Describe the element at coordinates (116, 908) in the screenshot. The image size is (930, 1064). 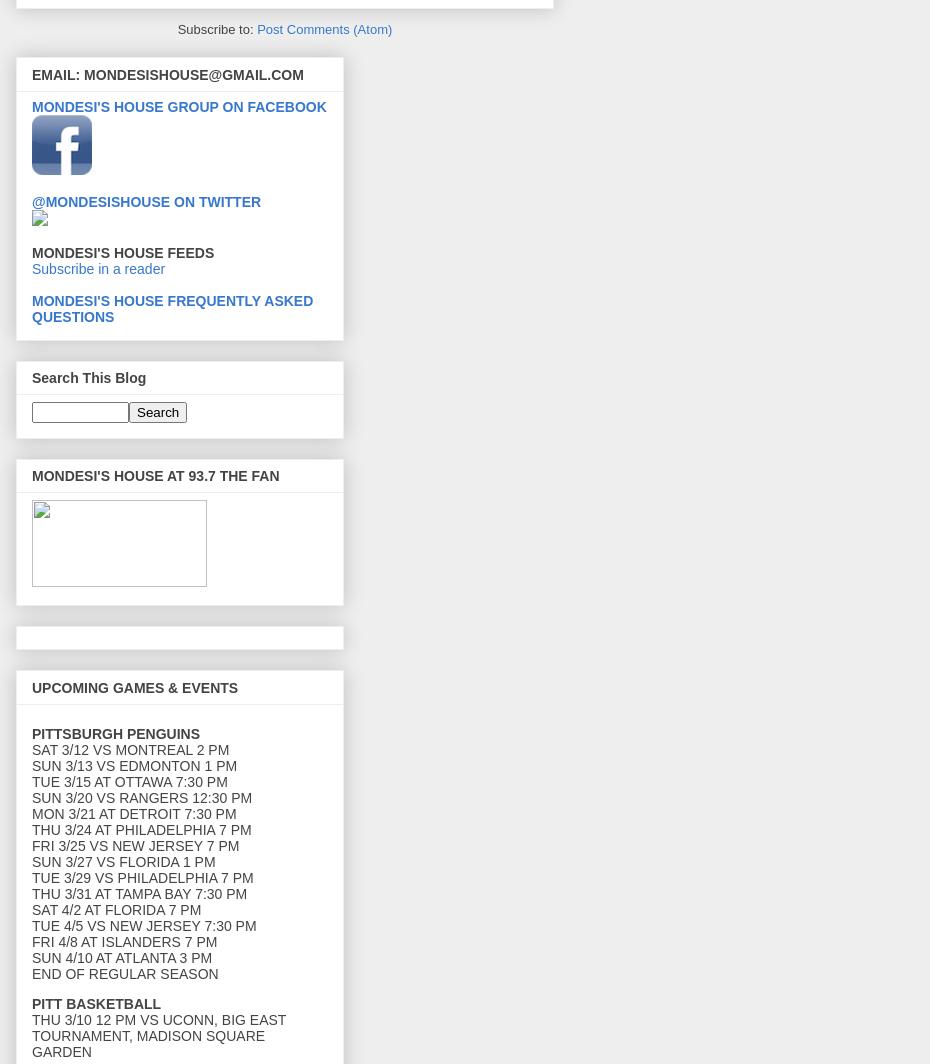
I see `'SAT 4/2 AT FLORIDA 7 PM'` at that location.